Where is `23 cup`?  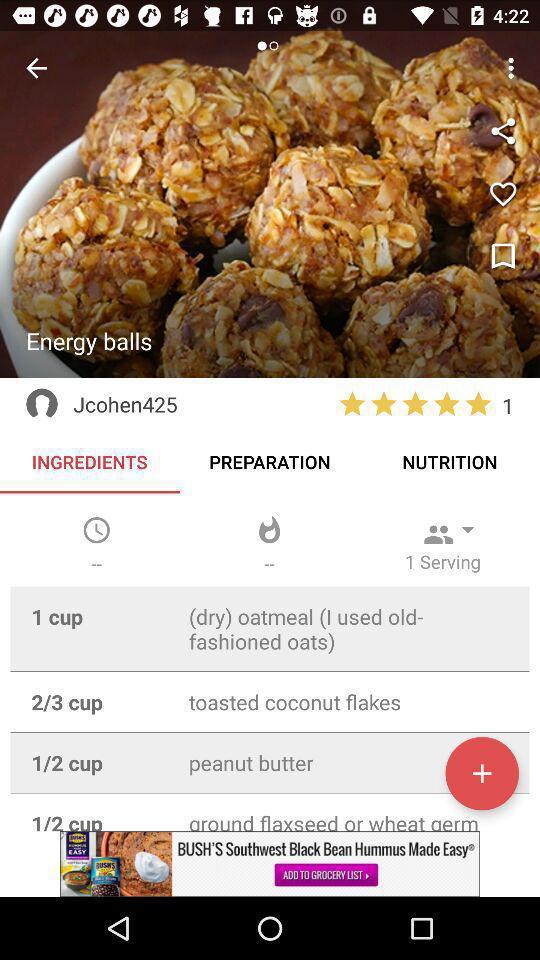 23 cup is located at coordinates (99, 701).